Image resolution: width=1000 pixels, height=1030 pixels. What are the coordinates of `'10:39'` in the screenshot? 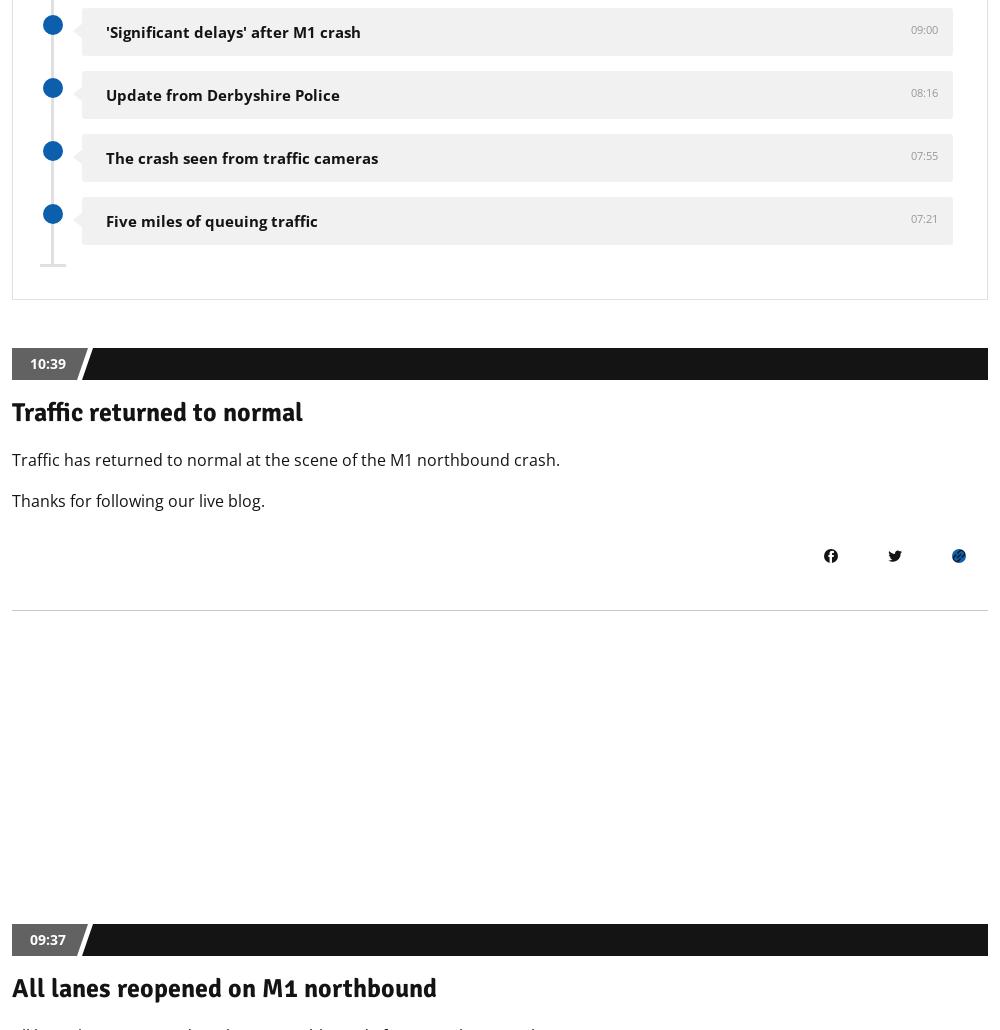 It's located at (48, 363).